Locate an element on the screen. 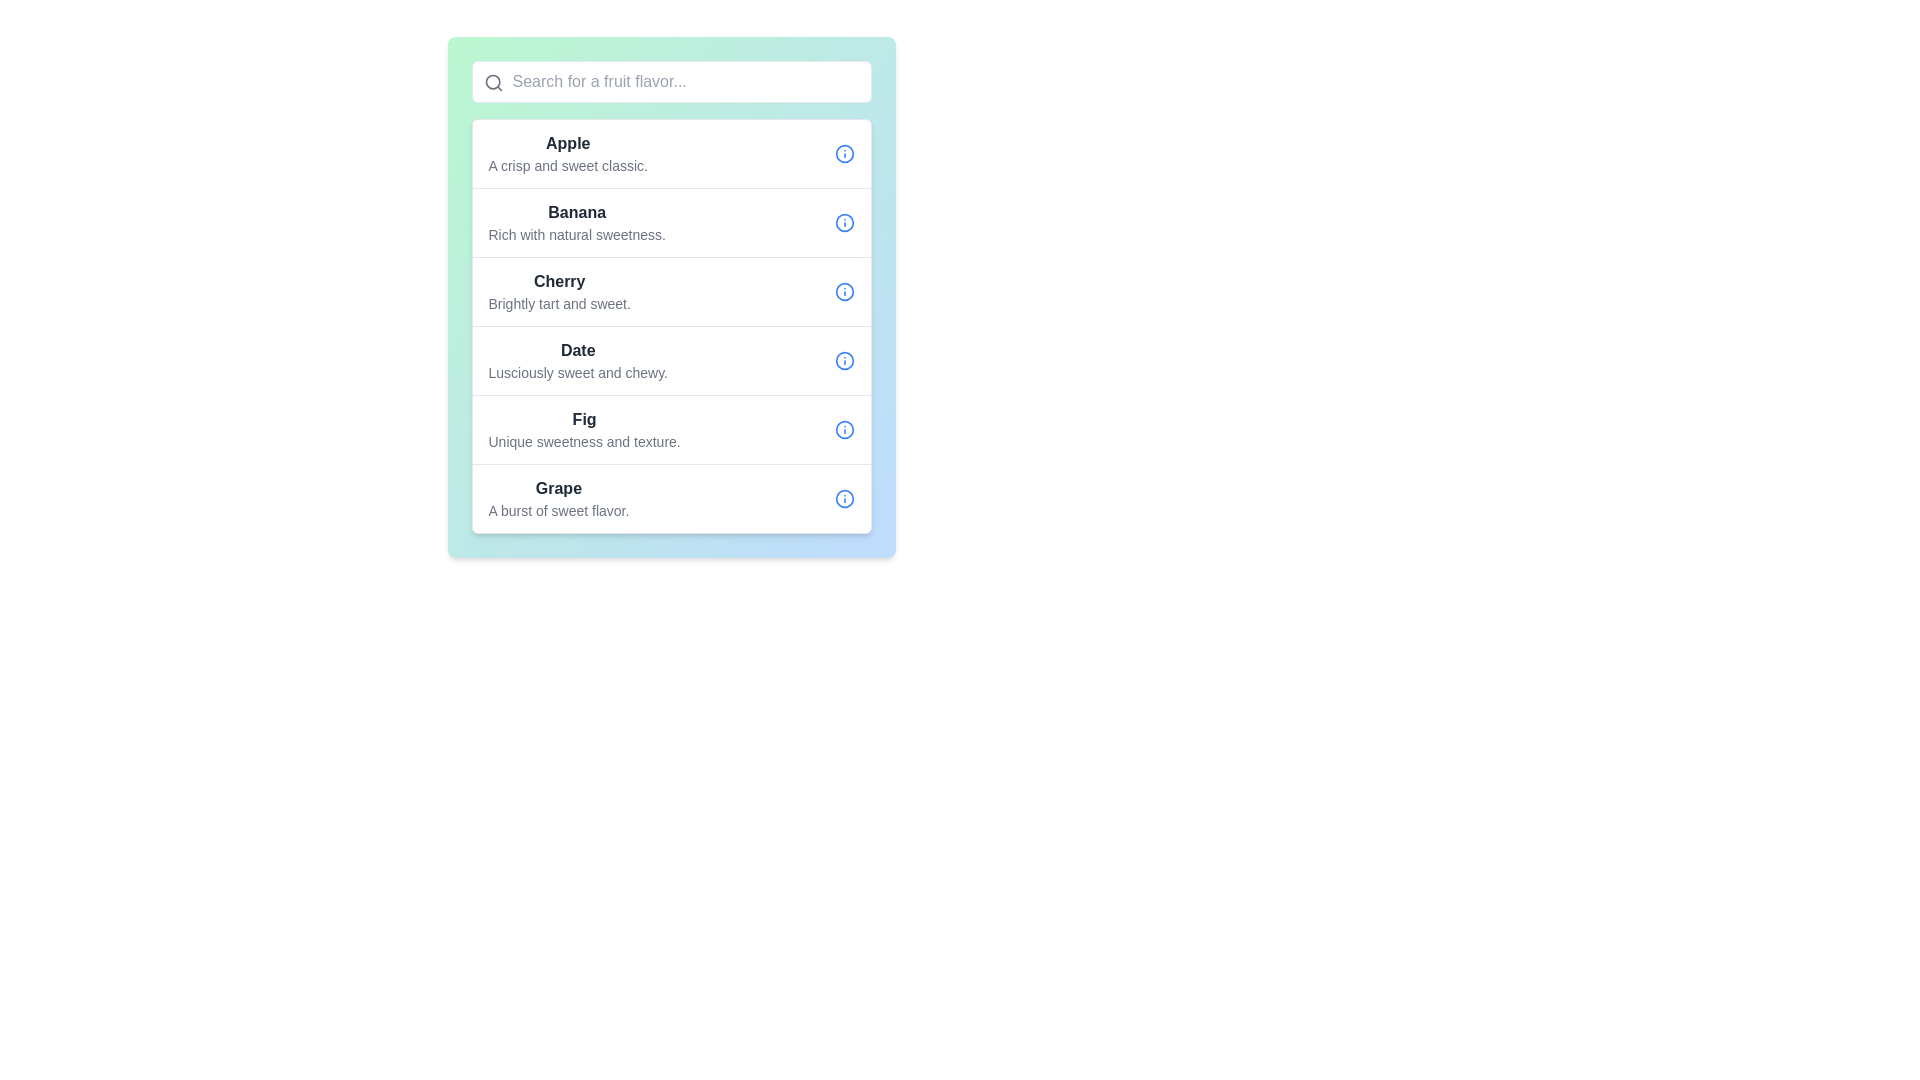 This screenshot has width=1920, height=1080. the text label displaying 'Apple' in bold, dark gray color is located at coordinates (567, 142).